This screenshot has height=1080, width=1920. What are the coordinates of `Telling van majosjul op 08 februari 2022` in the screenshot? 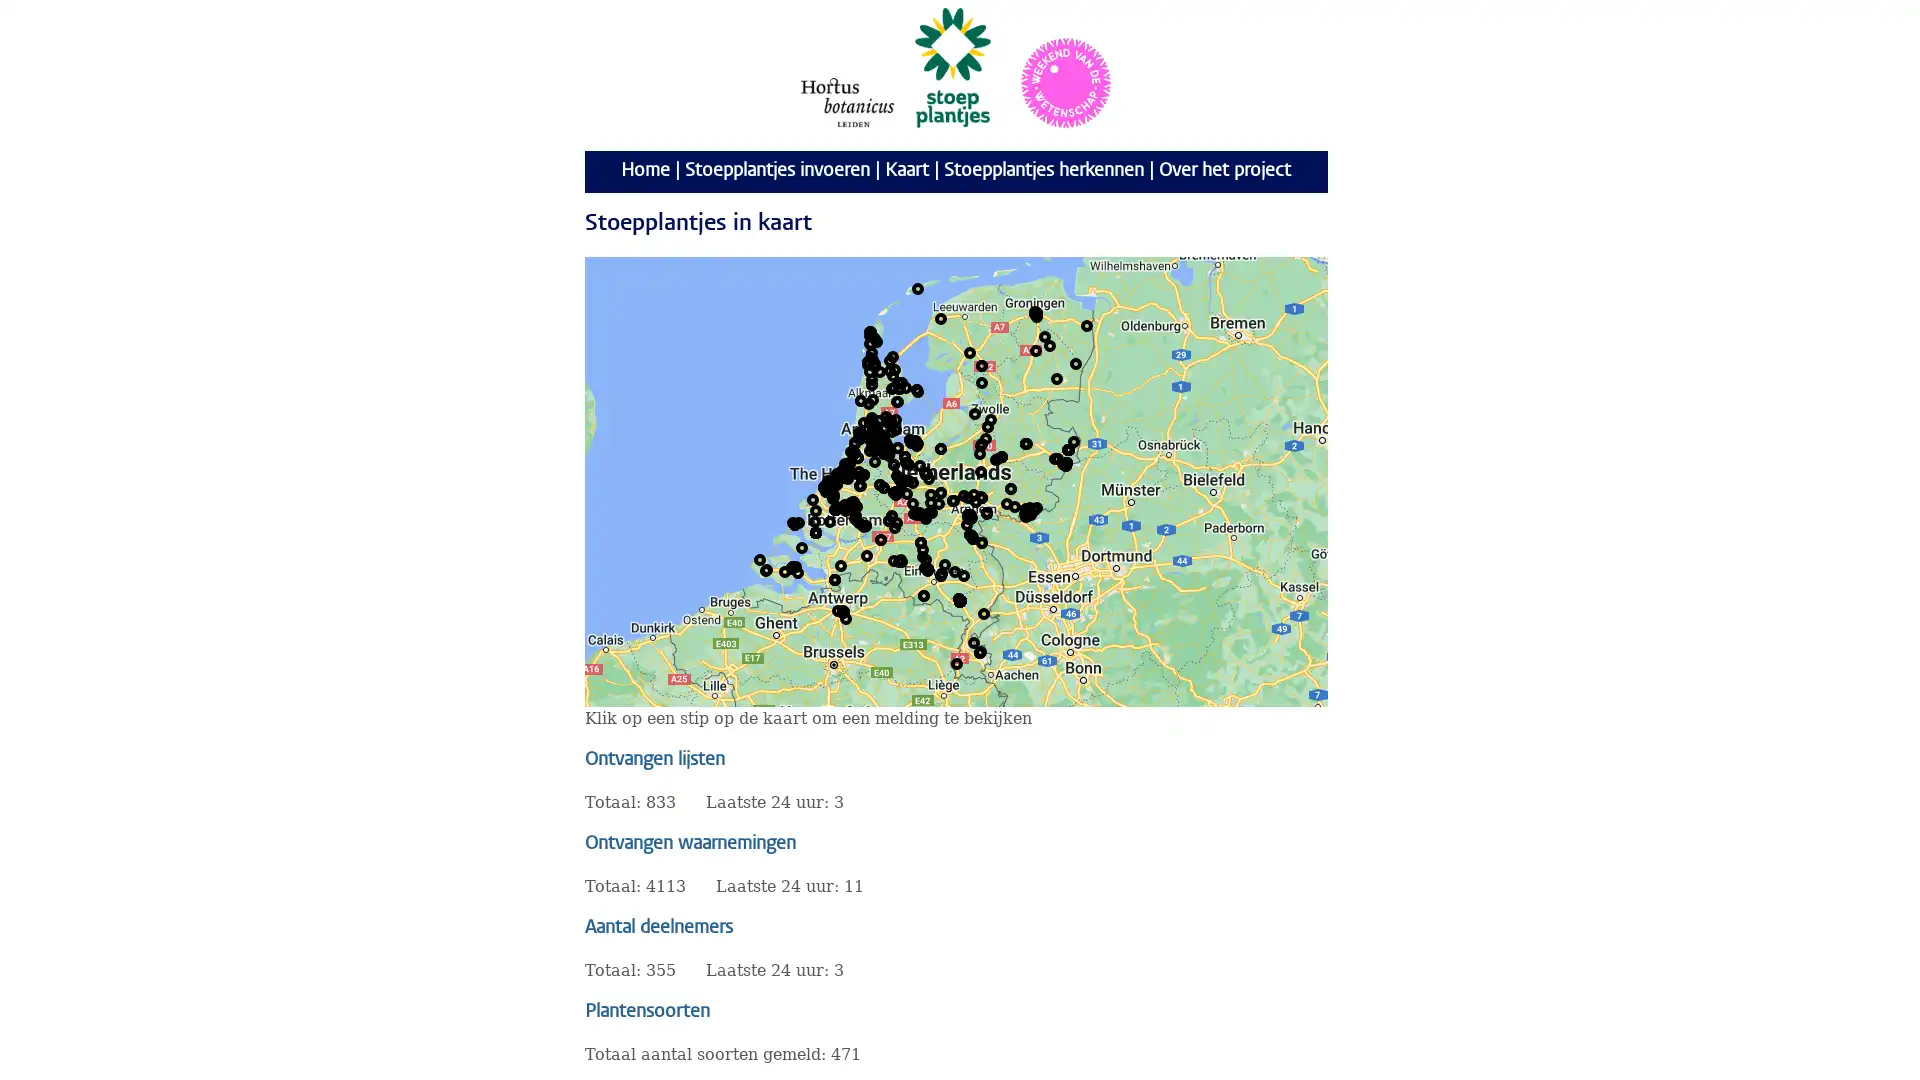 It's located at (859, 431).